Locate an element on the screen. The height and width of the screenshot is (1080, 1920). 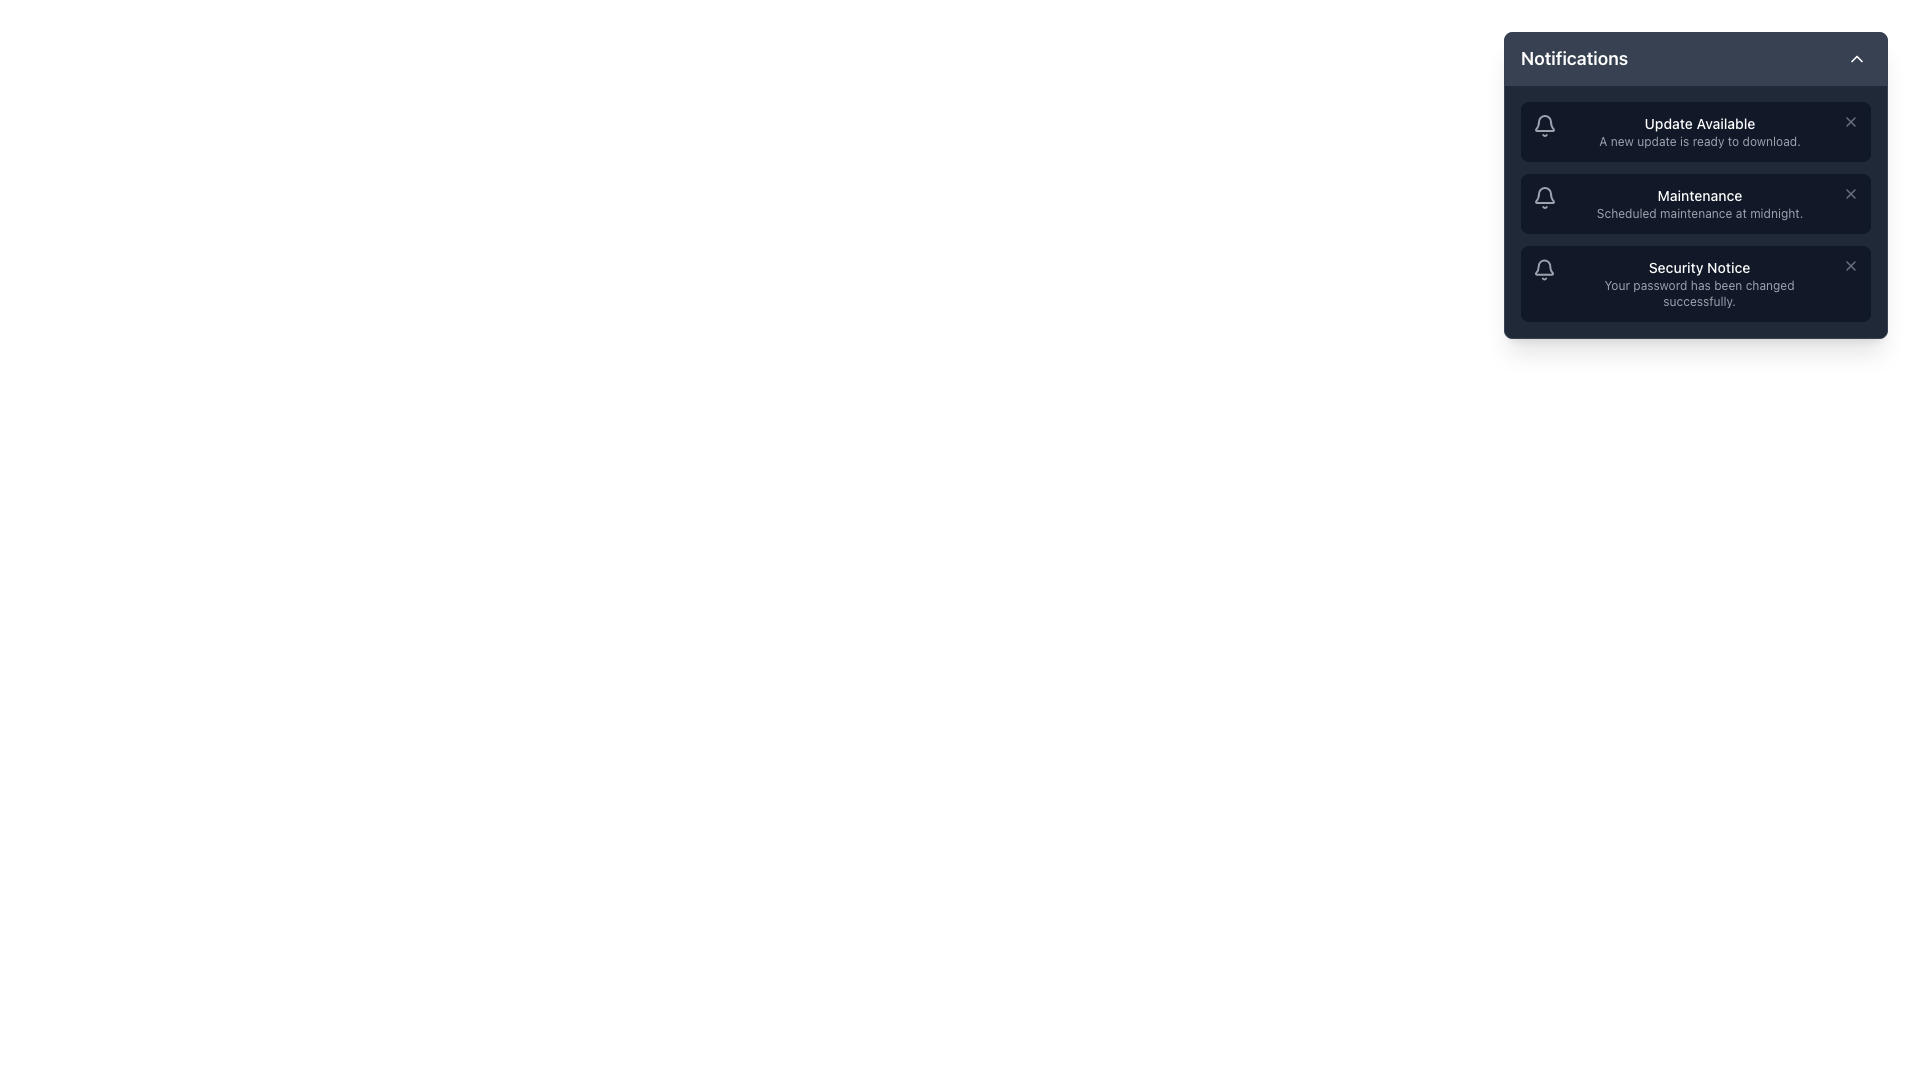
the upward-pointing chevron-down icon within the circular button at the top-right corner of the Notifications panel is located at coordinates (1856, 57).